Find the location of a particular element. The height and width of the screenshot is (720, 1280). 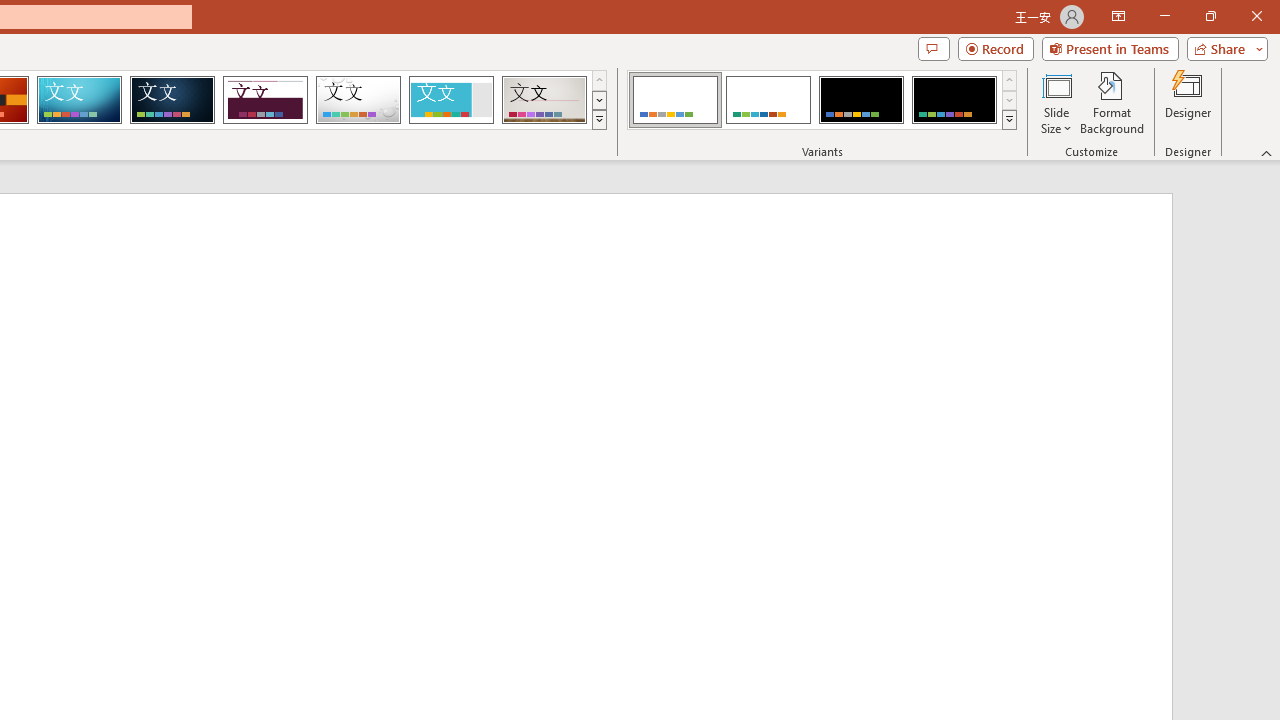

'Office Theme Variant 4' is located at coordinates (953, 100).